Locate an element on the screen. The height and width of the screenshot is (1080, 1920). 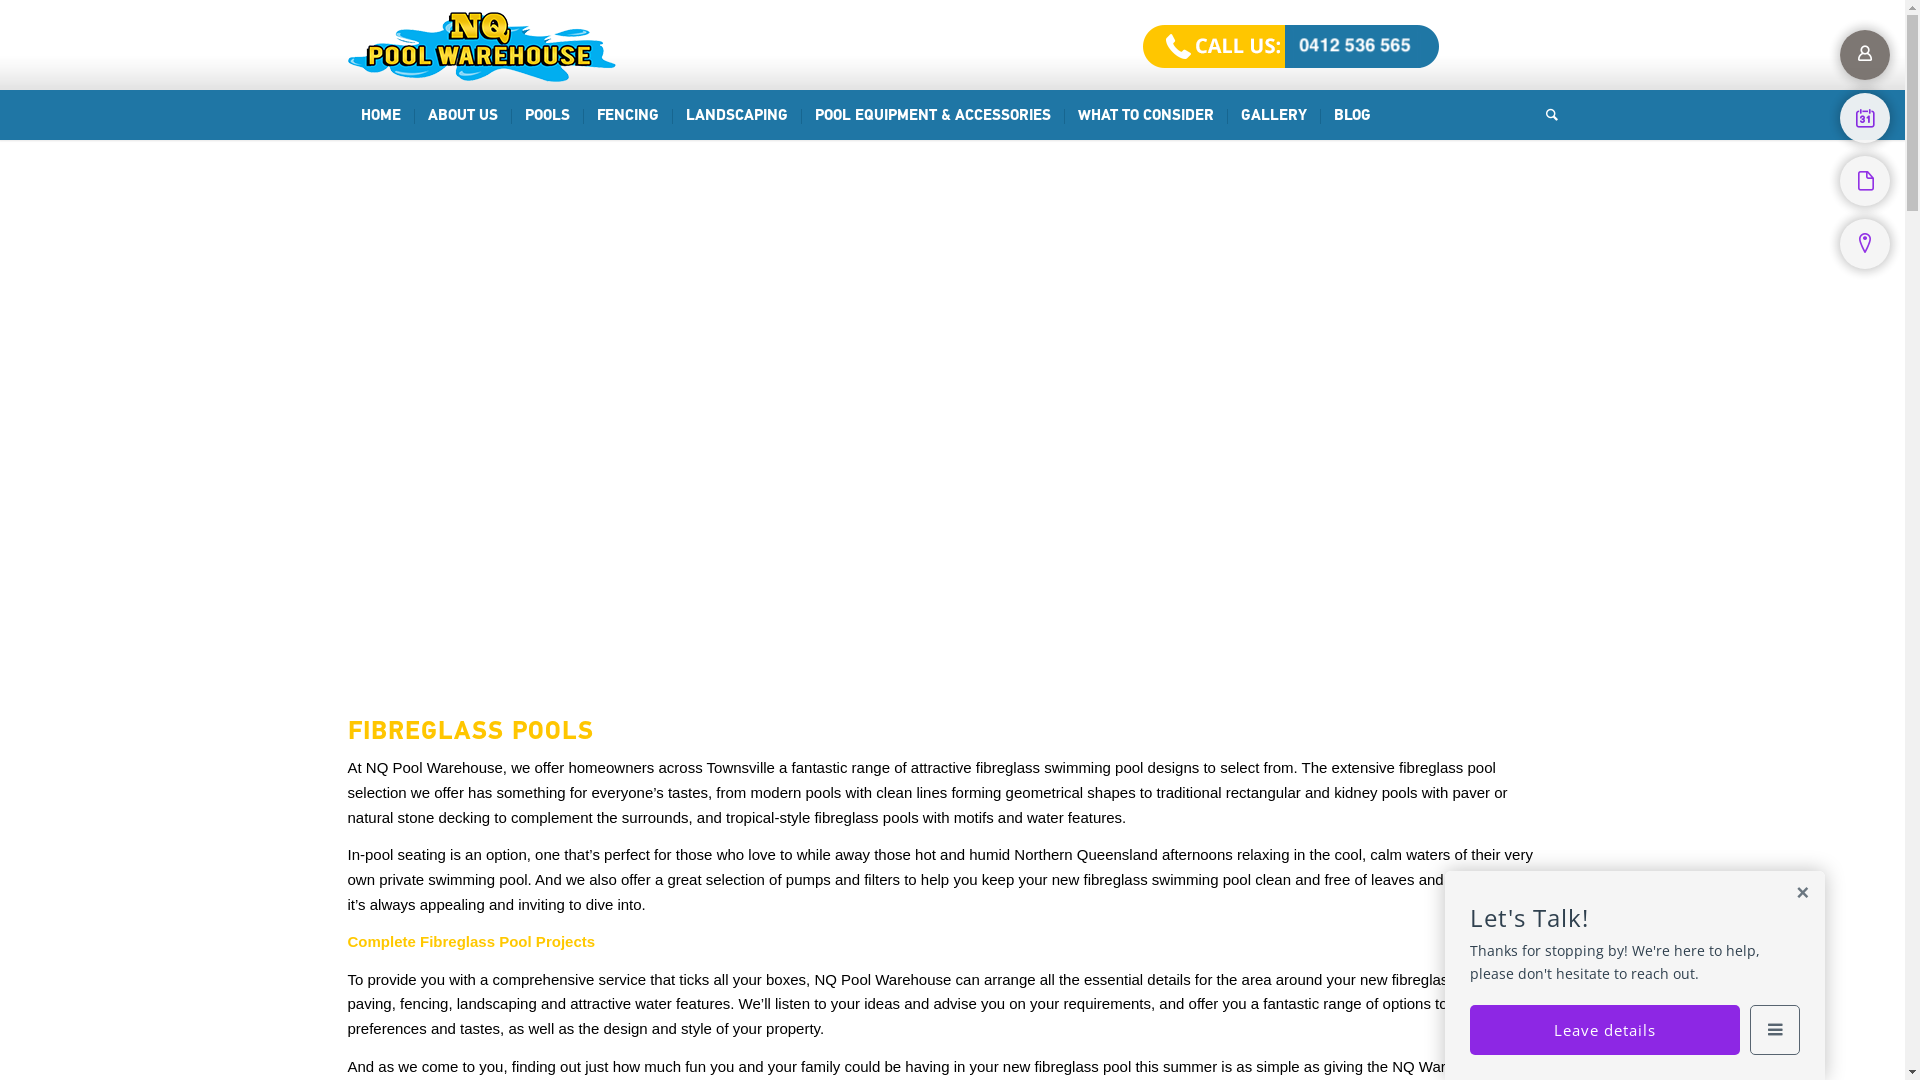
'FENCING' is located at coordinates (580, 115).